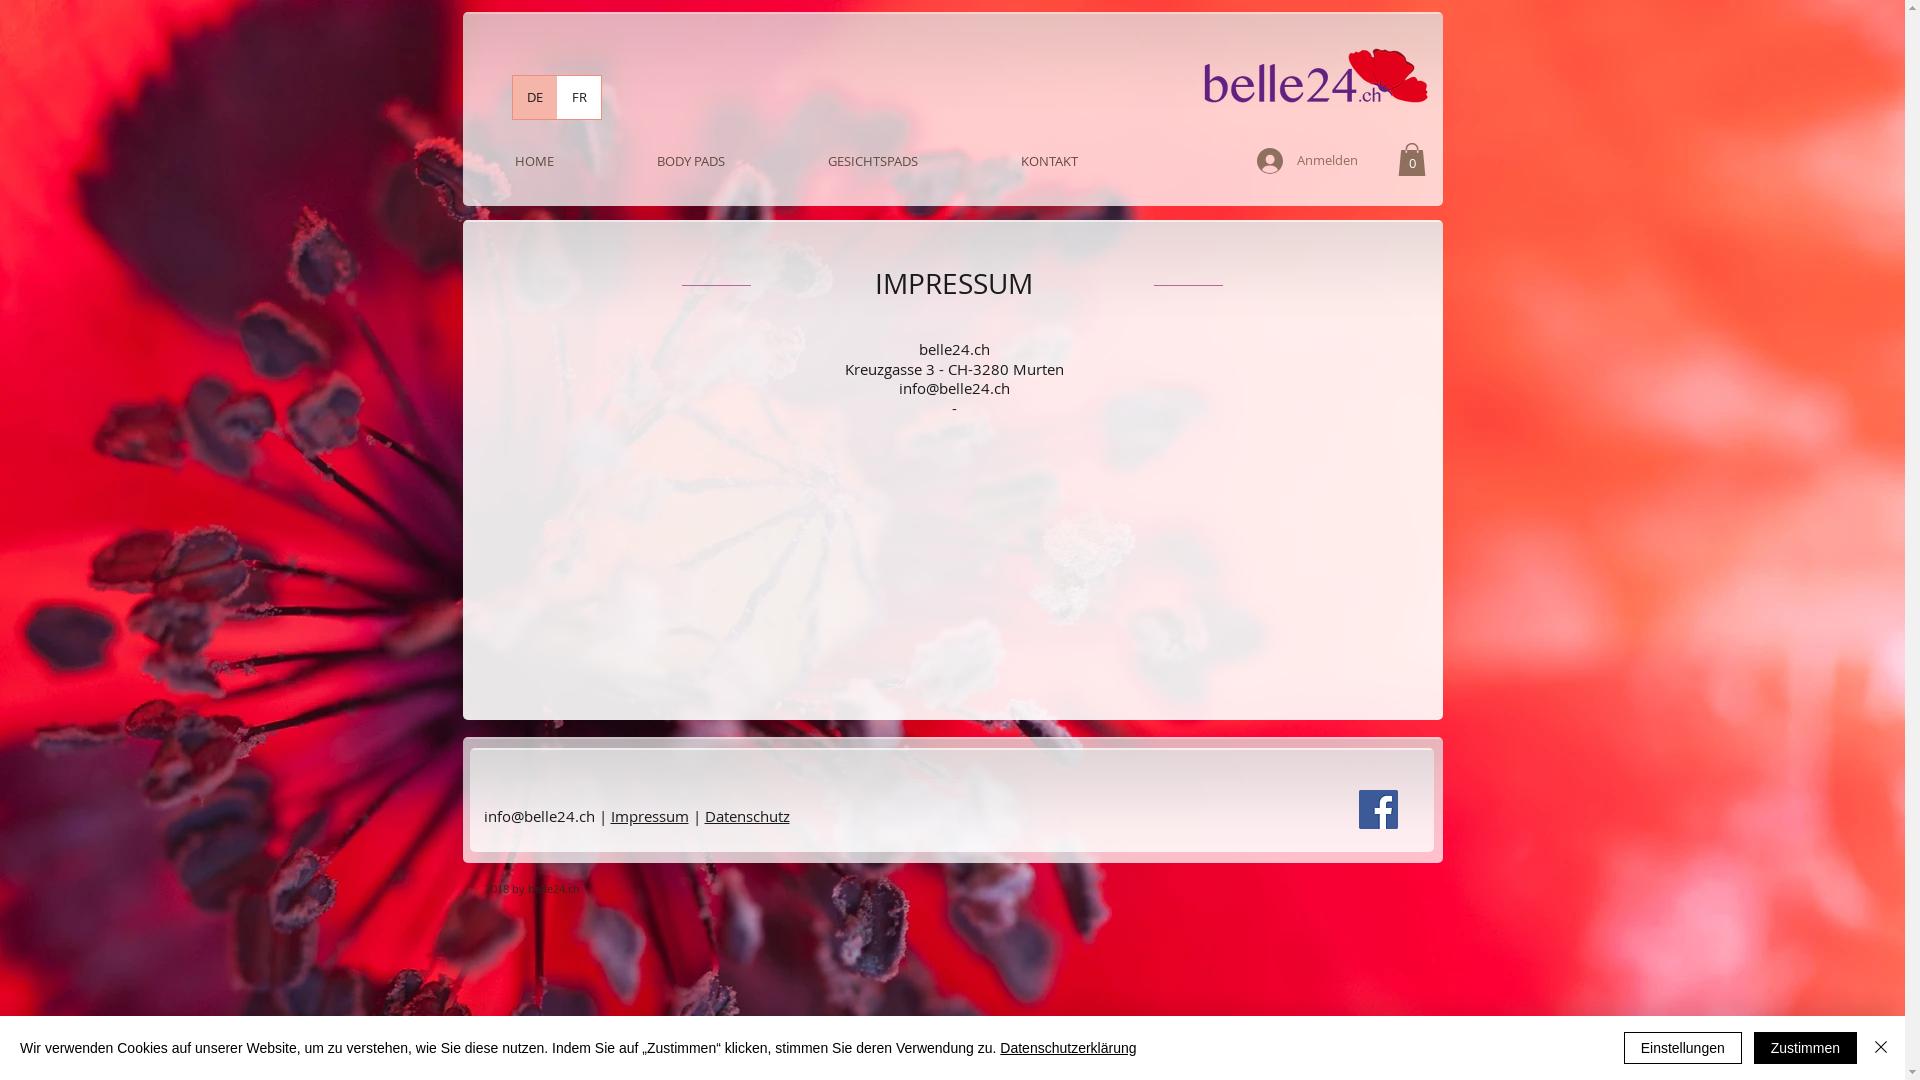 Image resolution: width=1920 pixels, height=1080 pixels. I want to click on 'Impressum', so click(648, 816).